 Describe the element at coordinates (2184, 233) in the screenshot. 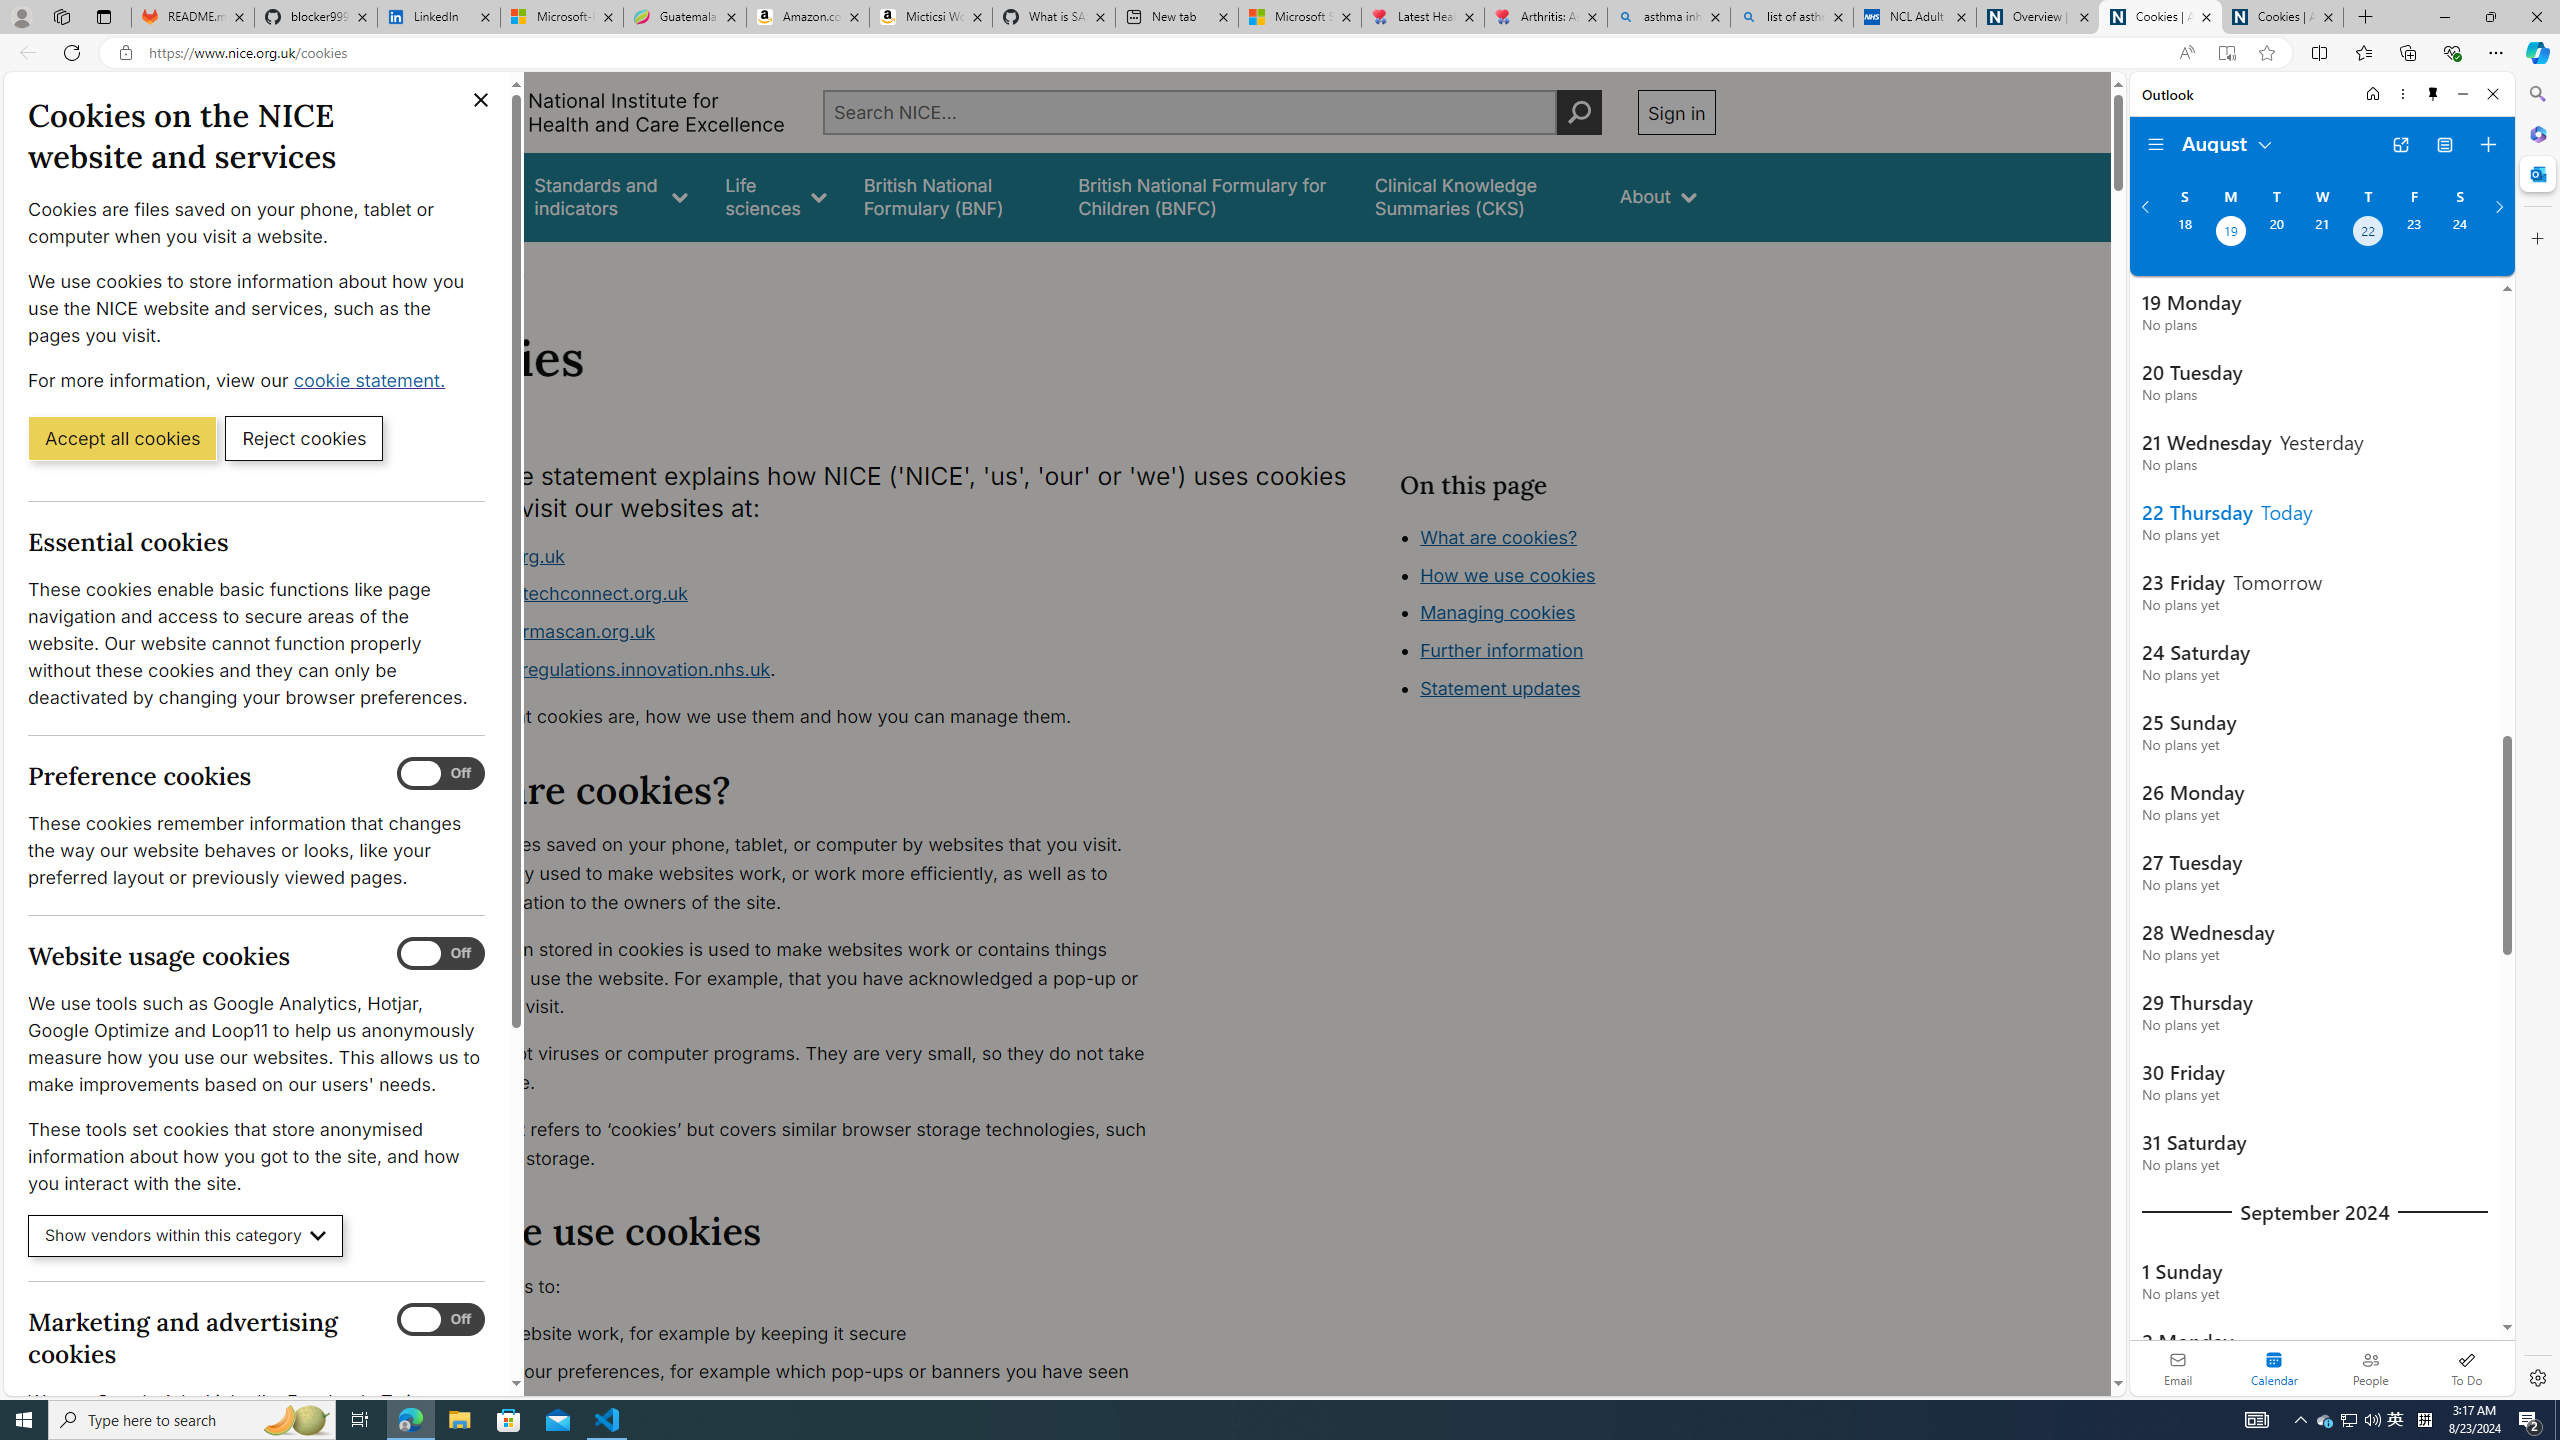

I see `'Sunday, August 18, 2024. '` at that location.